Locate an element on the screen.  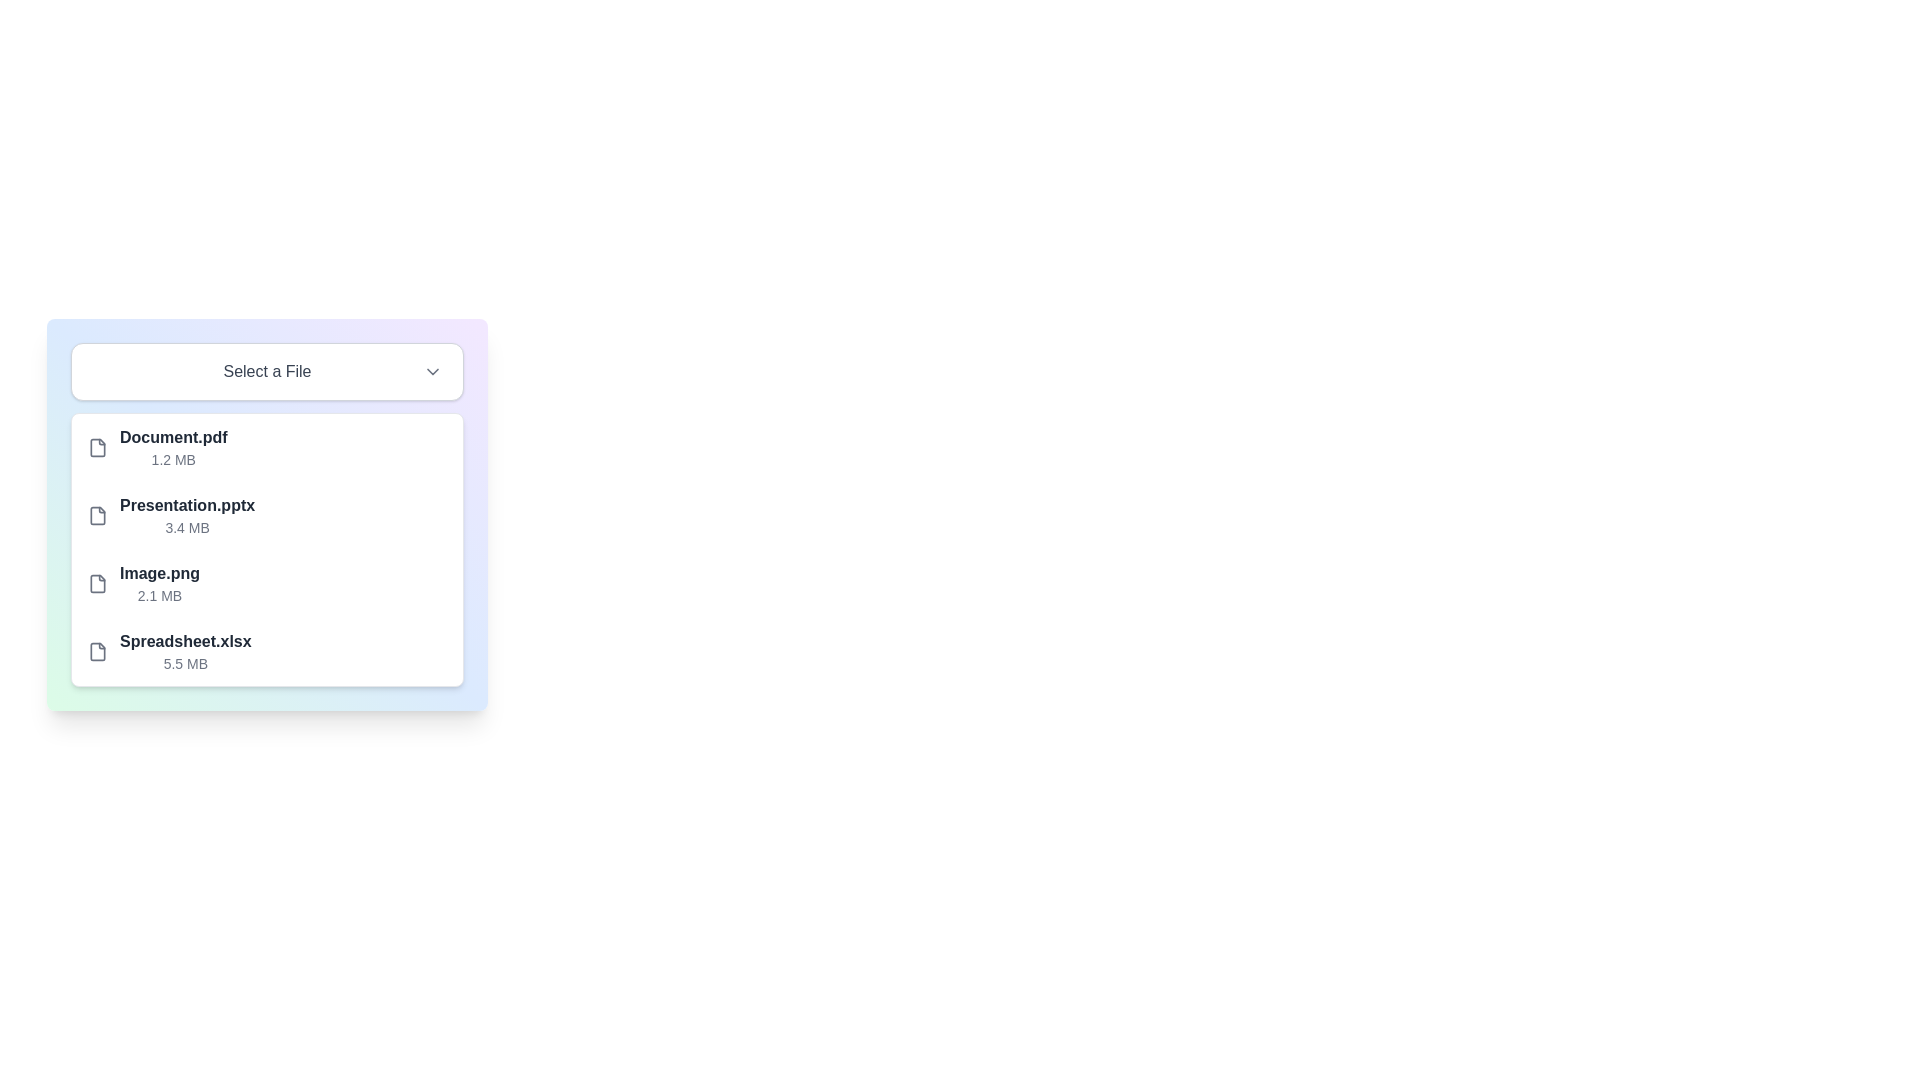
the first file entry row displaying 'Document.pdf' and its size '1.2 MB' is located at coordinates (266, 446).